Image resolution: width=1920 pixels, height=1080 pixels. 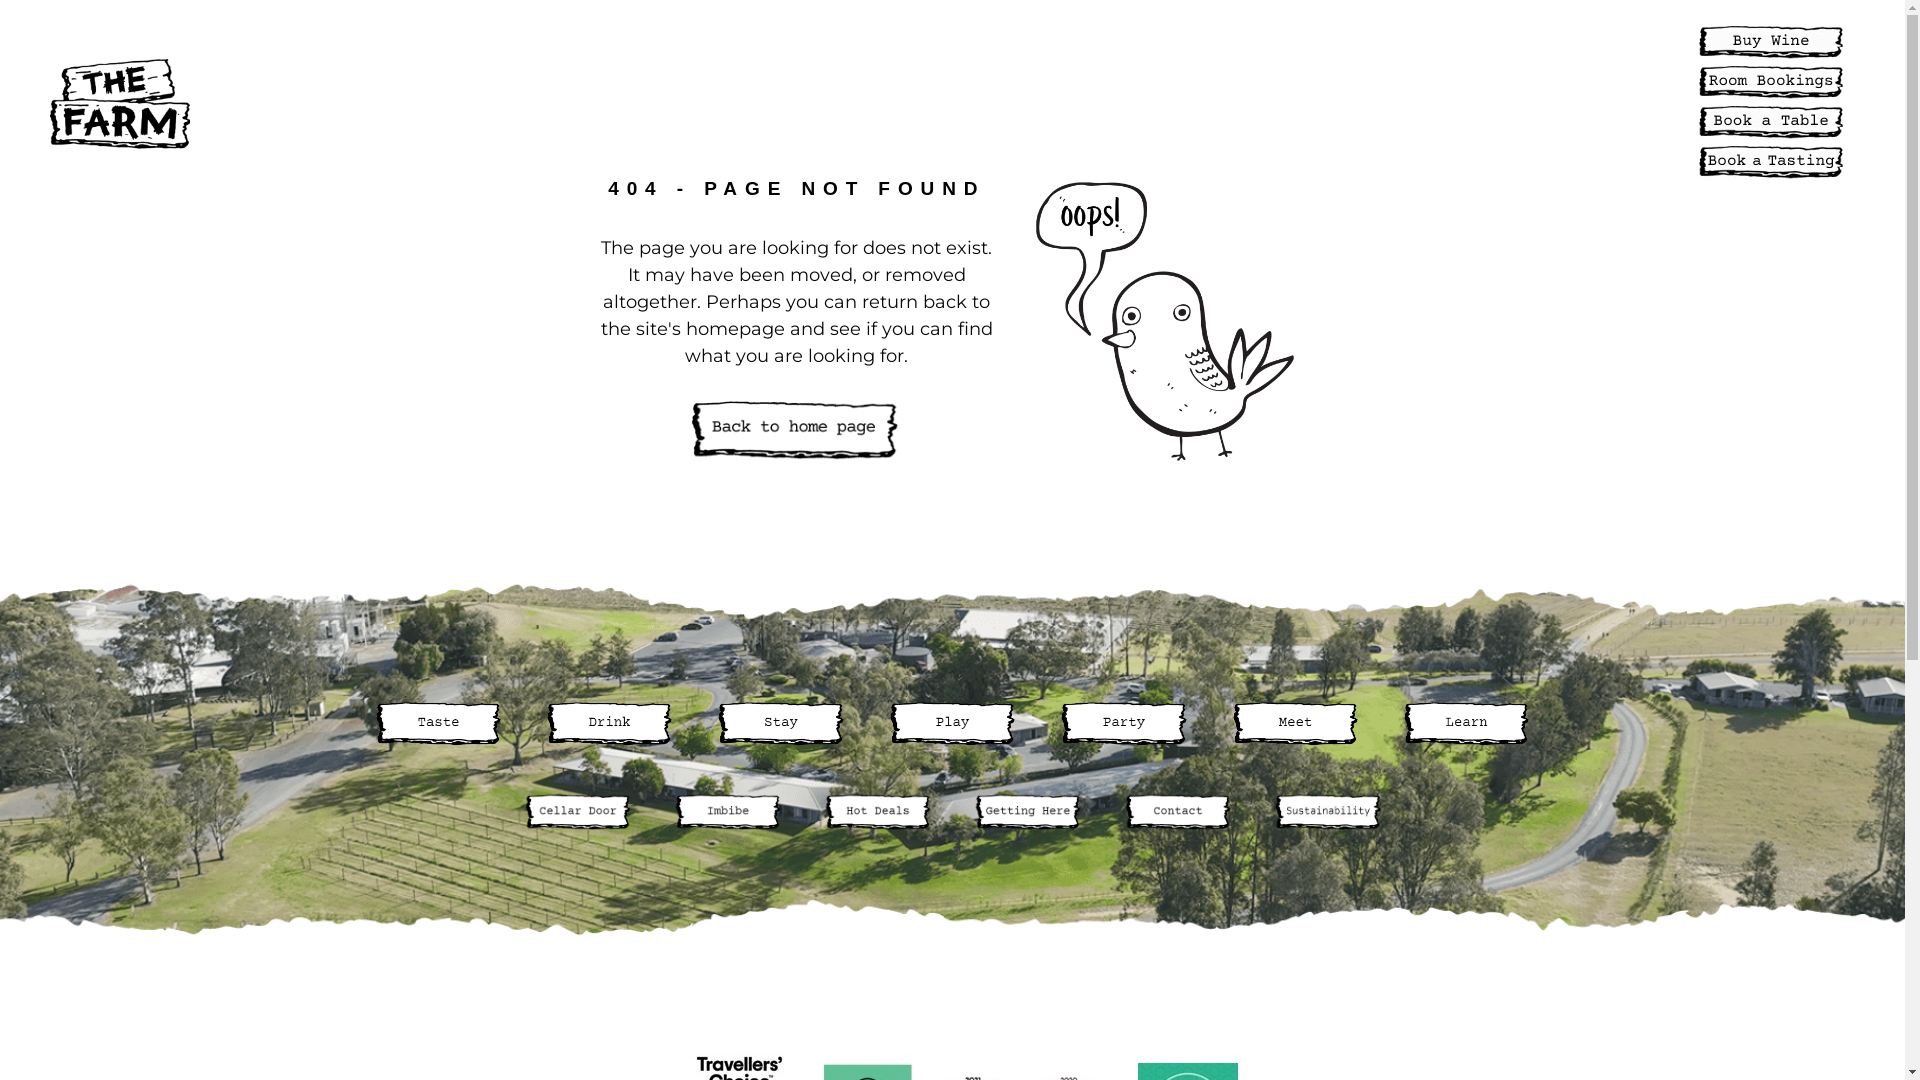 I want to click on 'sustainability-Button-1 copy', so click(x=1326, y=812).